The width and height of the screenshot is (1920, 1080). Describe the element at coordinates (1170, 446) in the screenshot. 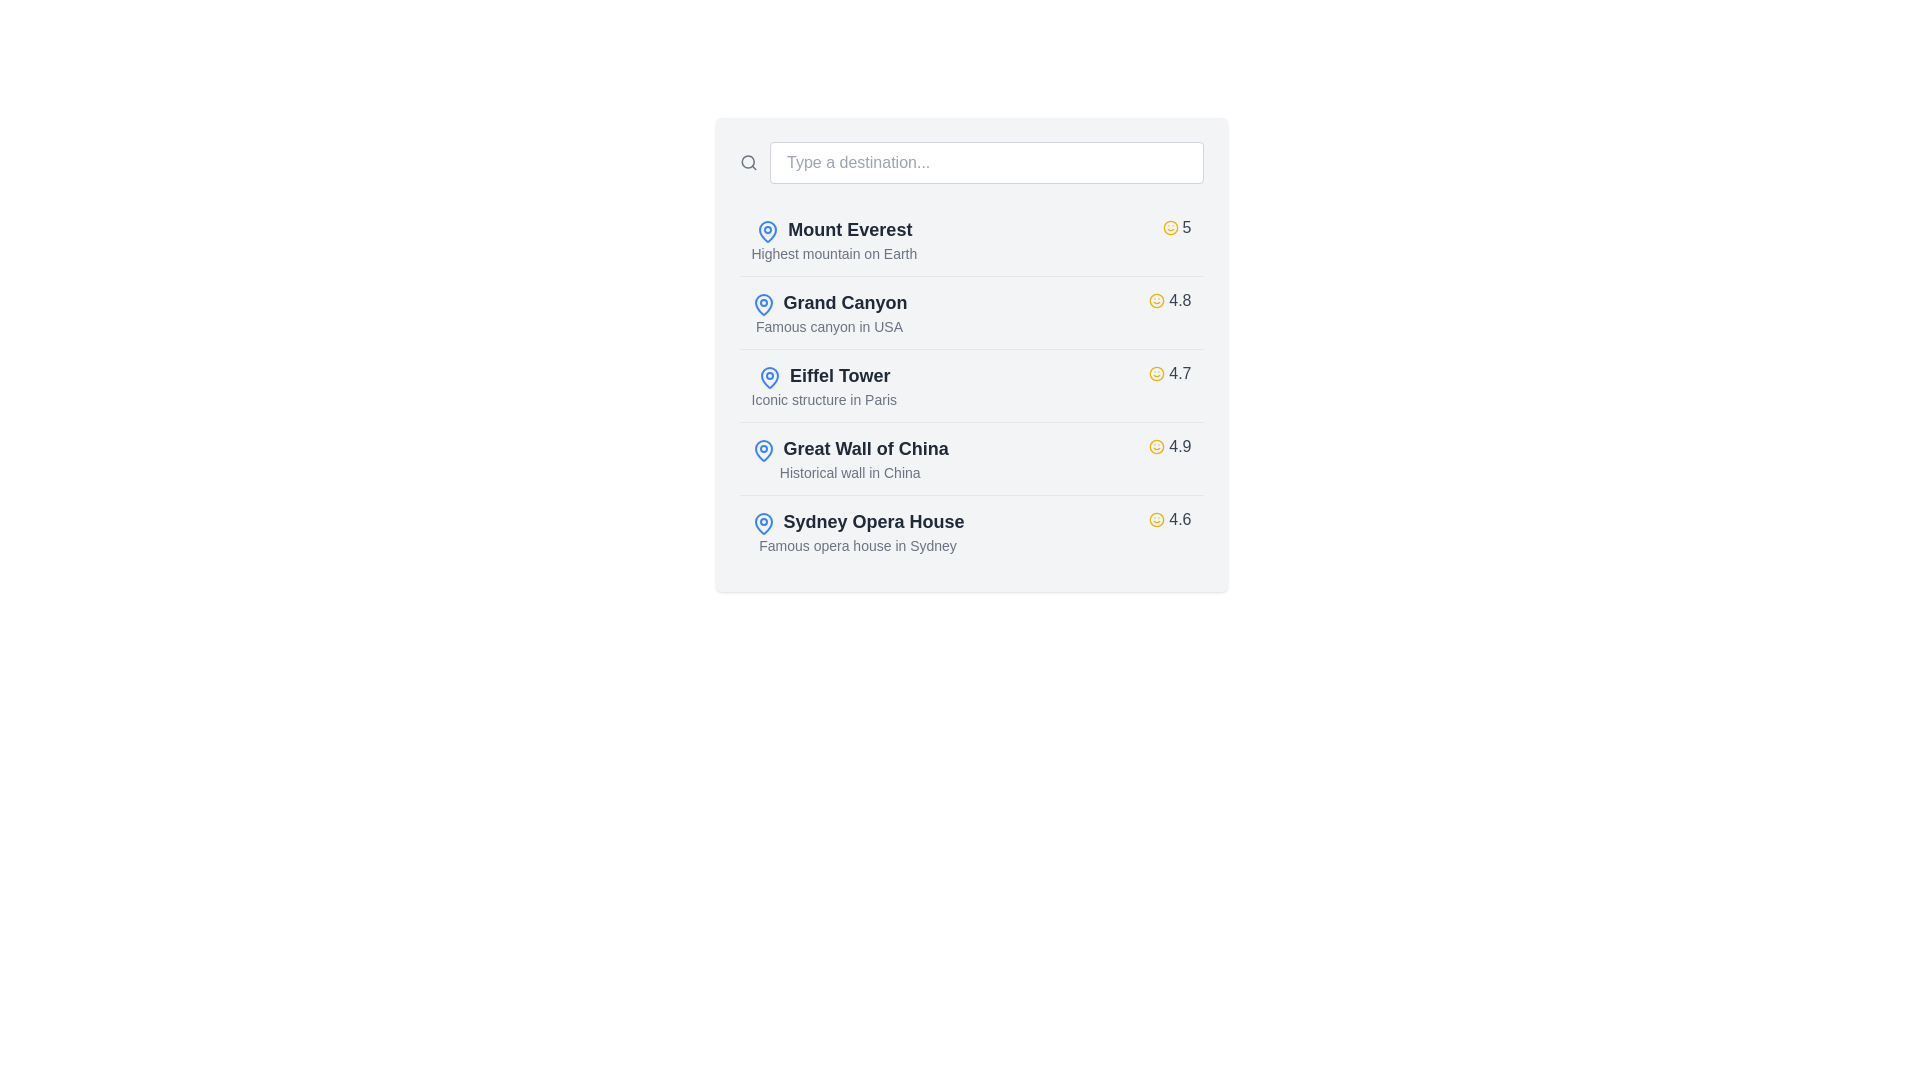

I see `the Rating display element which consists of a yellow smiley icon followed by the text '4.9', indicating a high rating for 'Great Wall of China'` at that location.